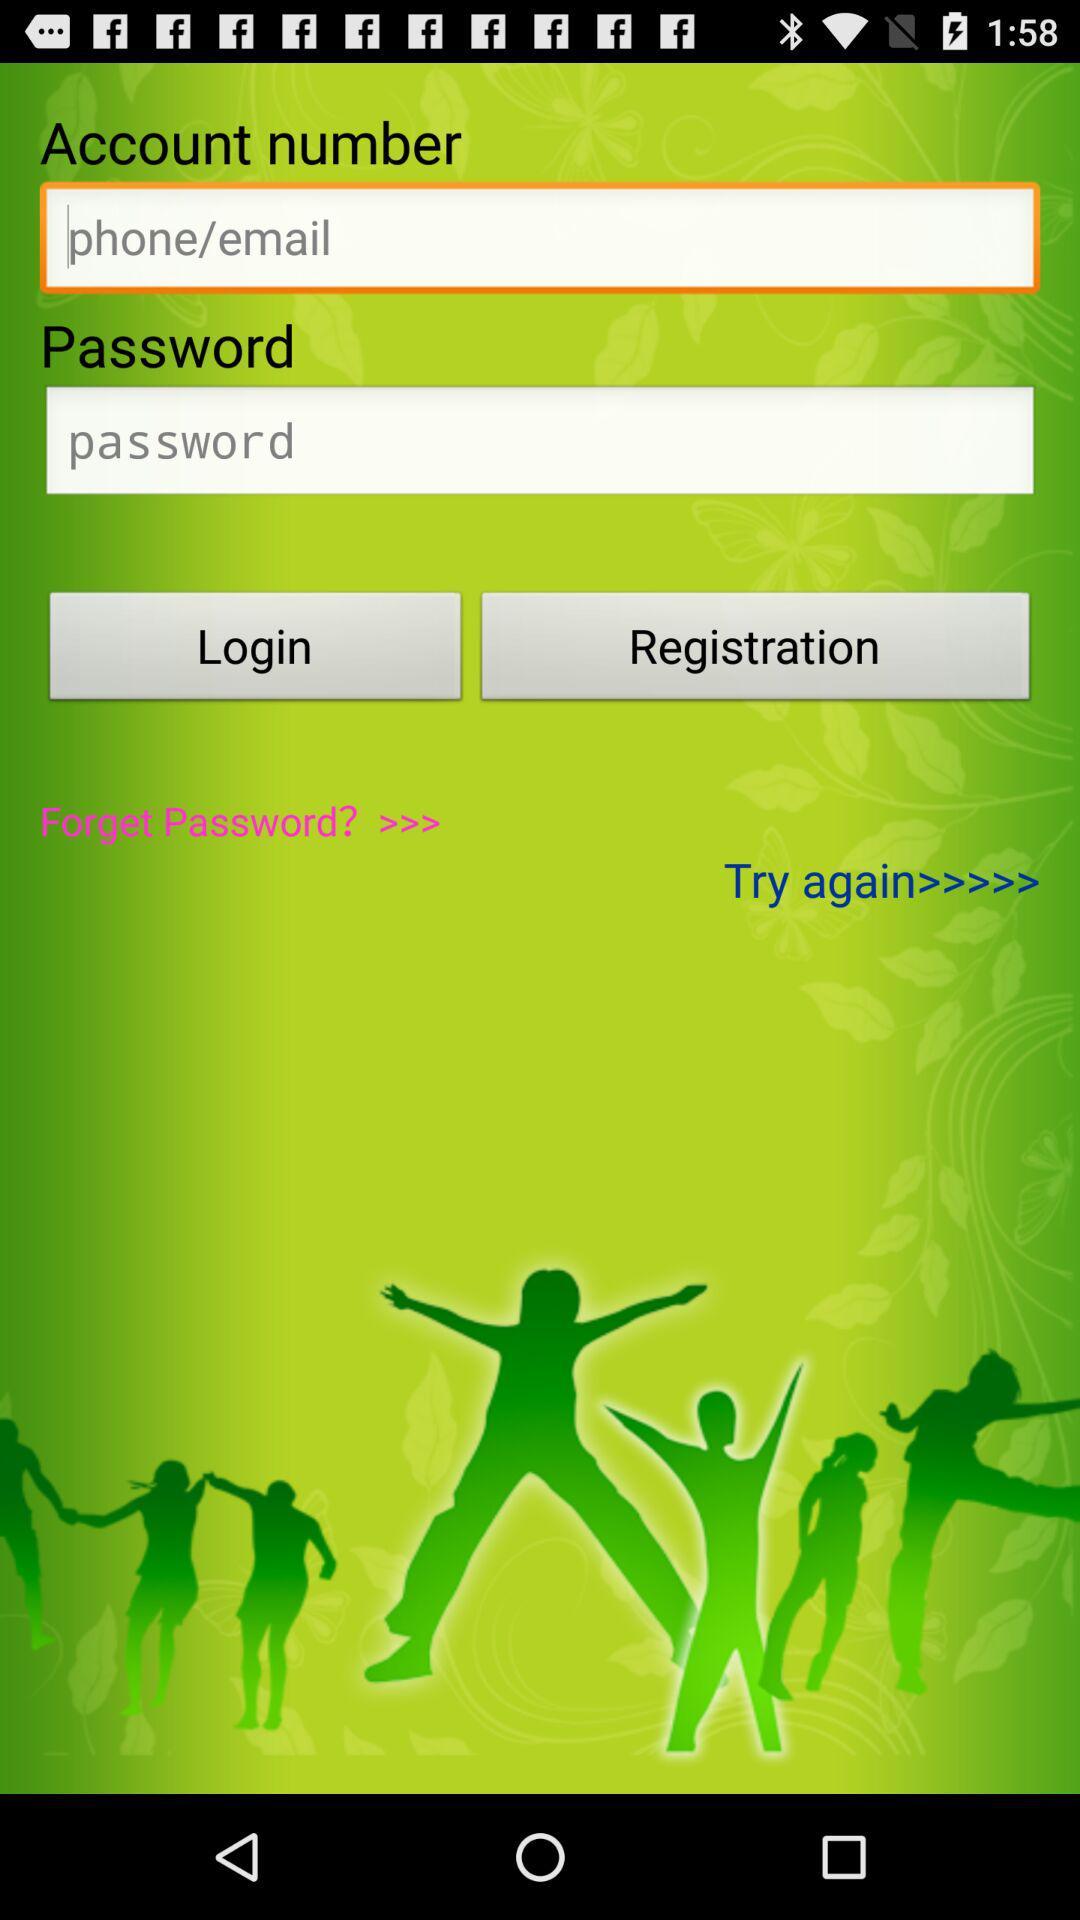  What do you see at coordinates (254, 651) in the screenshot?
I see `button next to registration button` at bounding box center [254, 651].